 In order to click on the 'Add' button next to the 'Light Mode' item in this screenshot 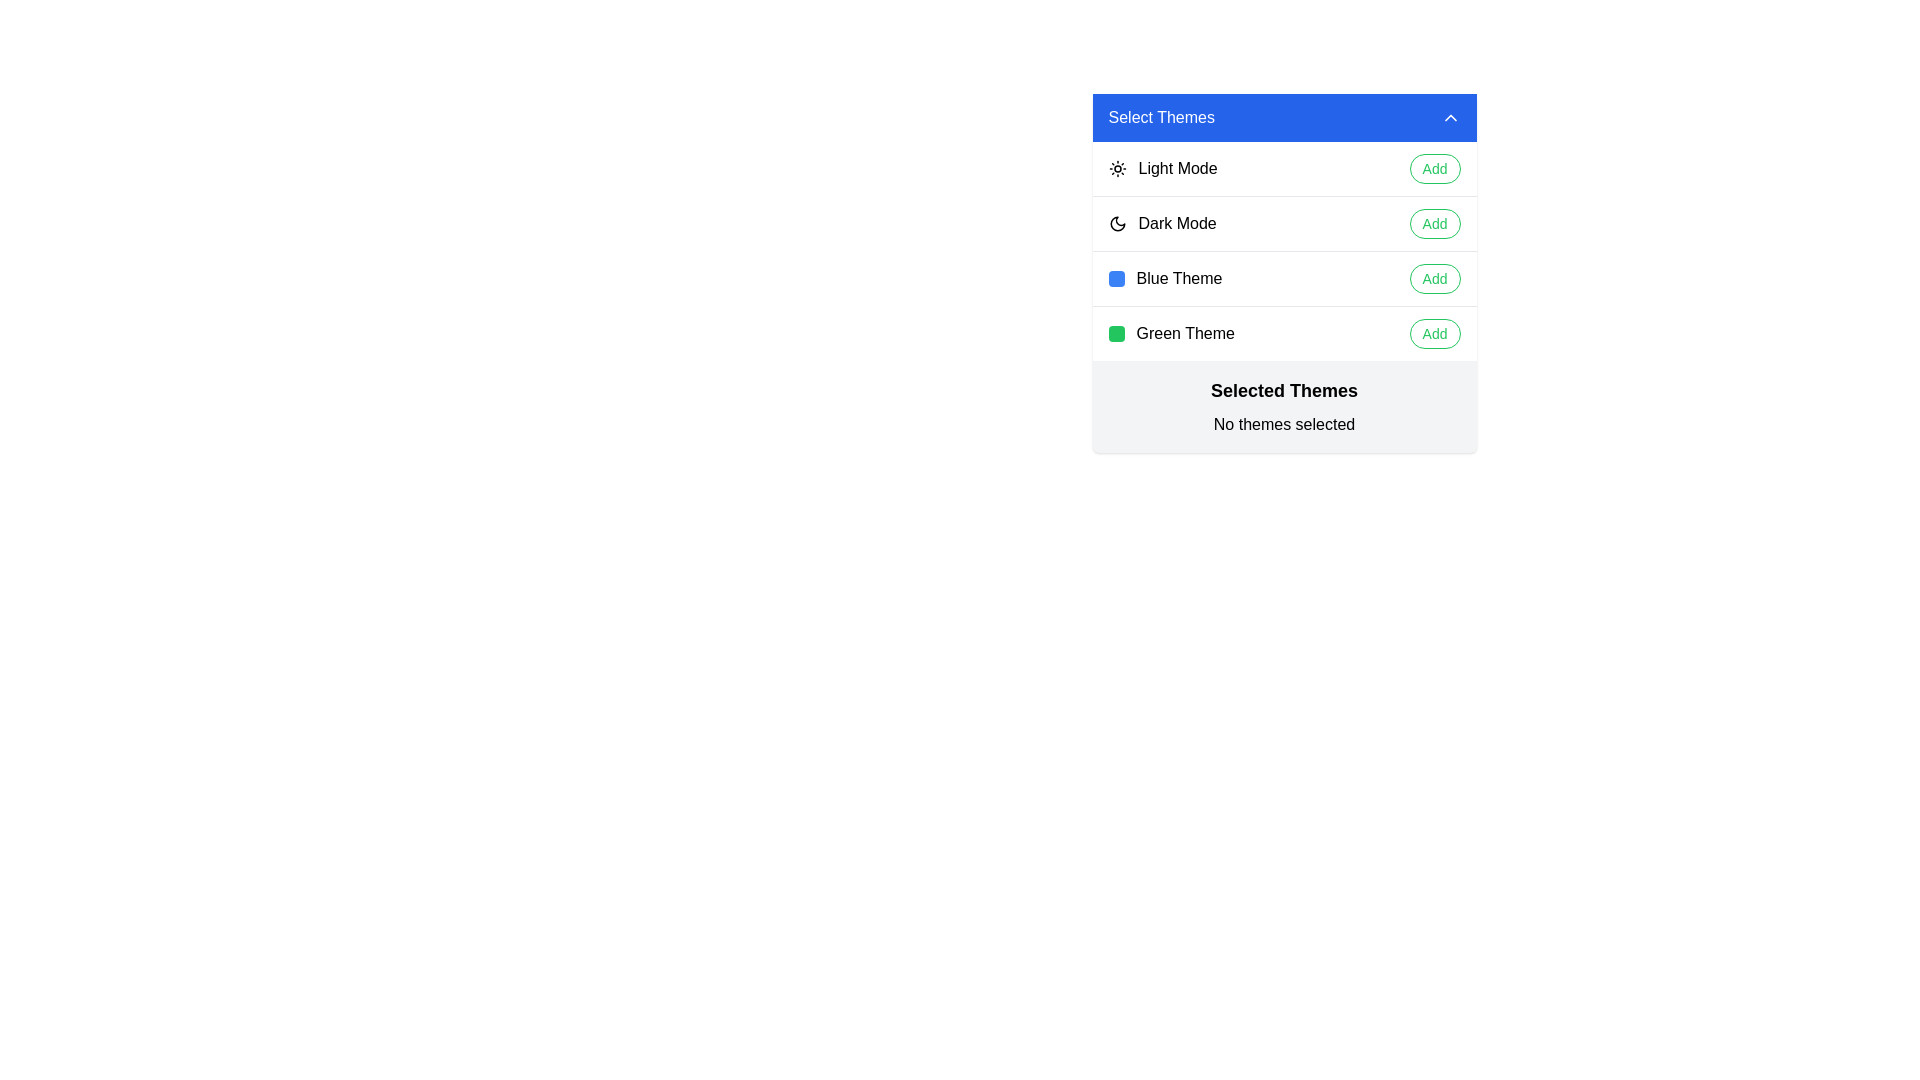, I will do `click(1434, 168)`.